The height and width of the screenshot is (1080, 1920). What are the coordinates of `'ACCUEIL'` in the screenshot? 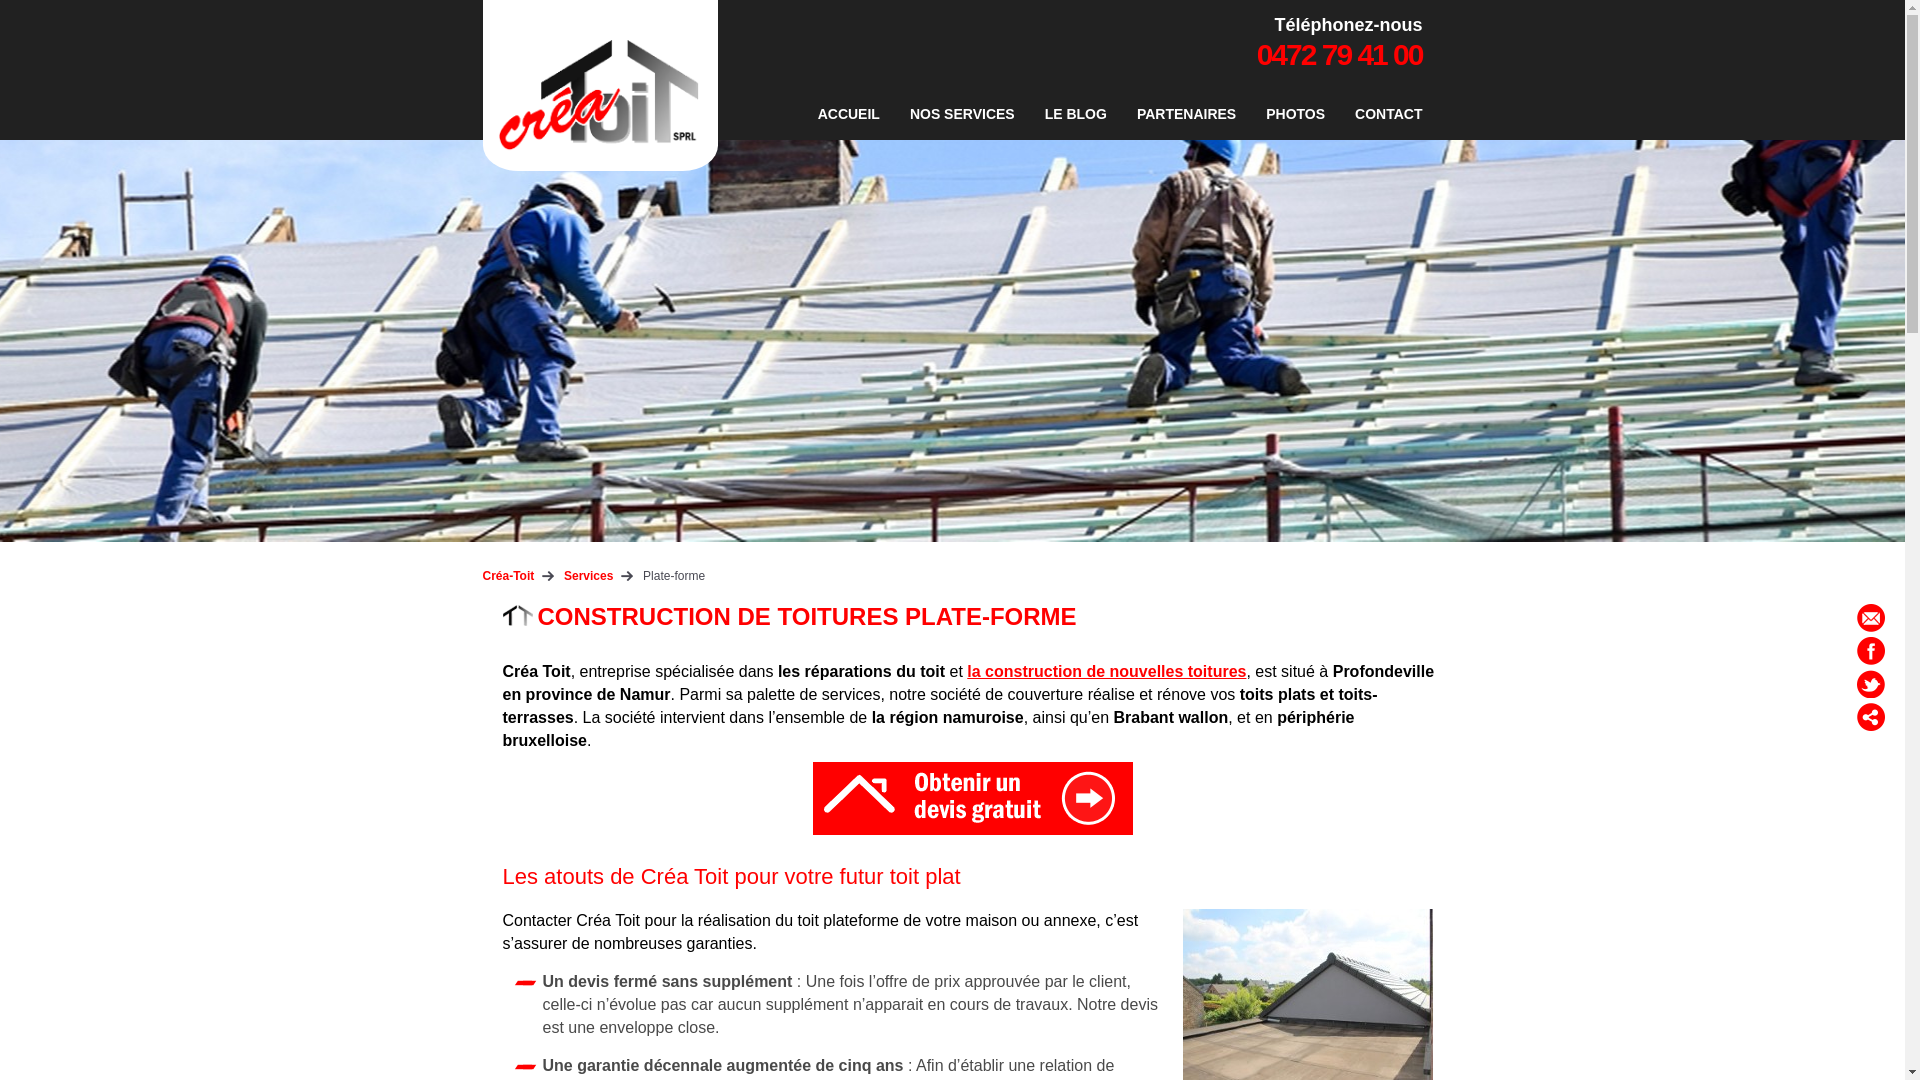 It's located at (849, 114).